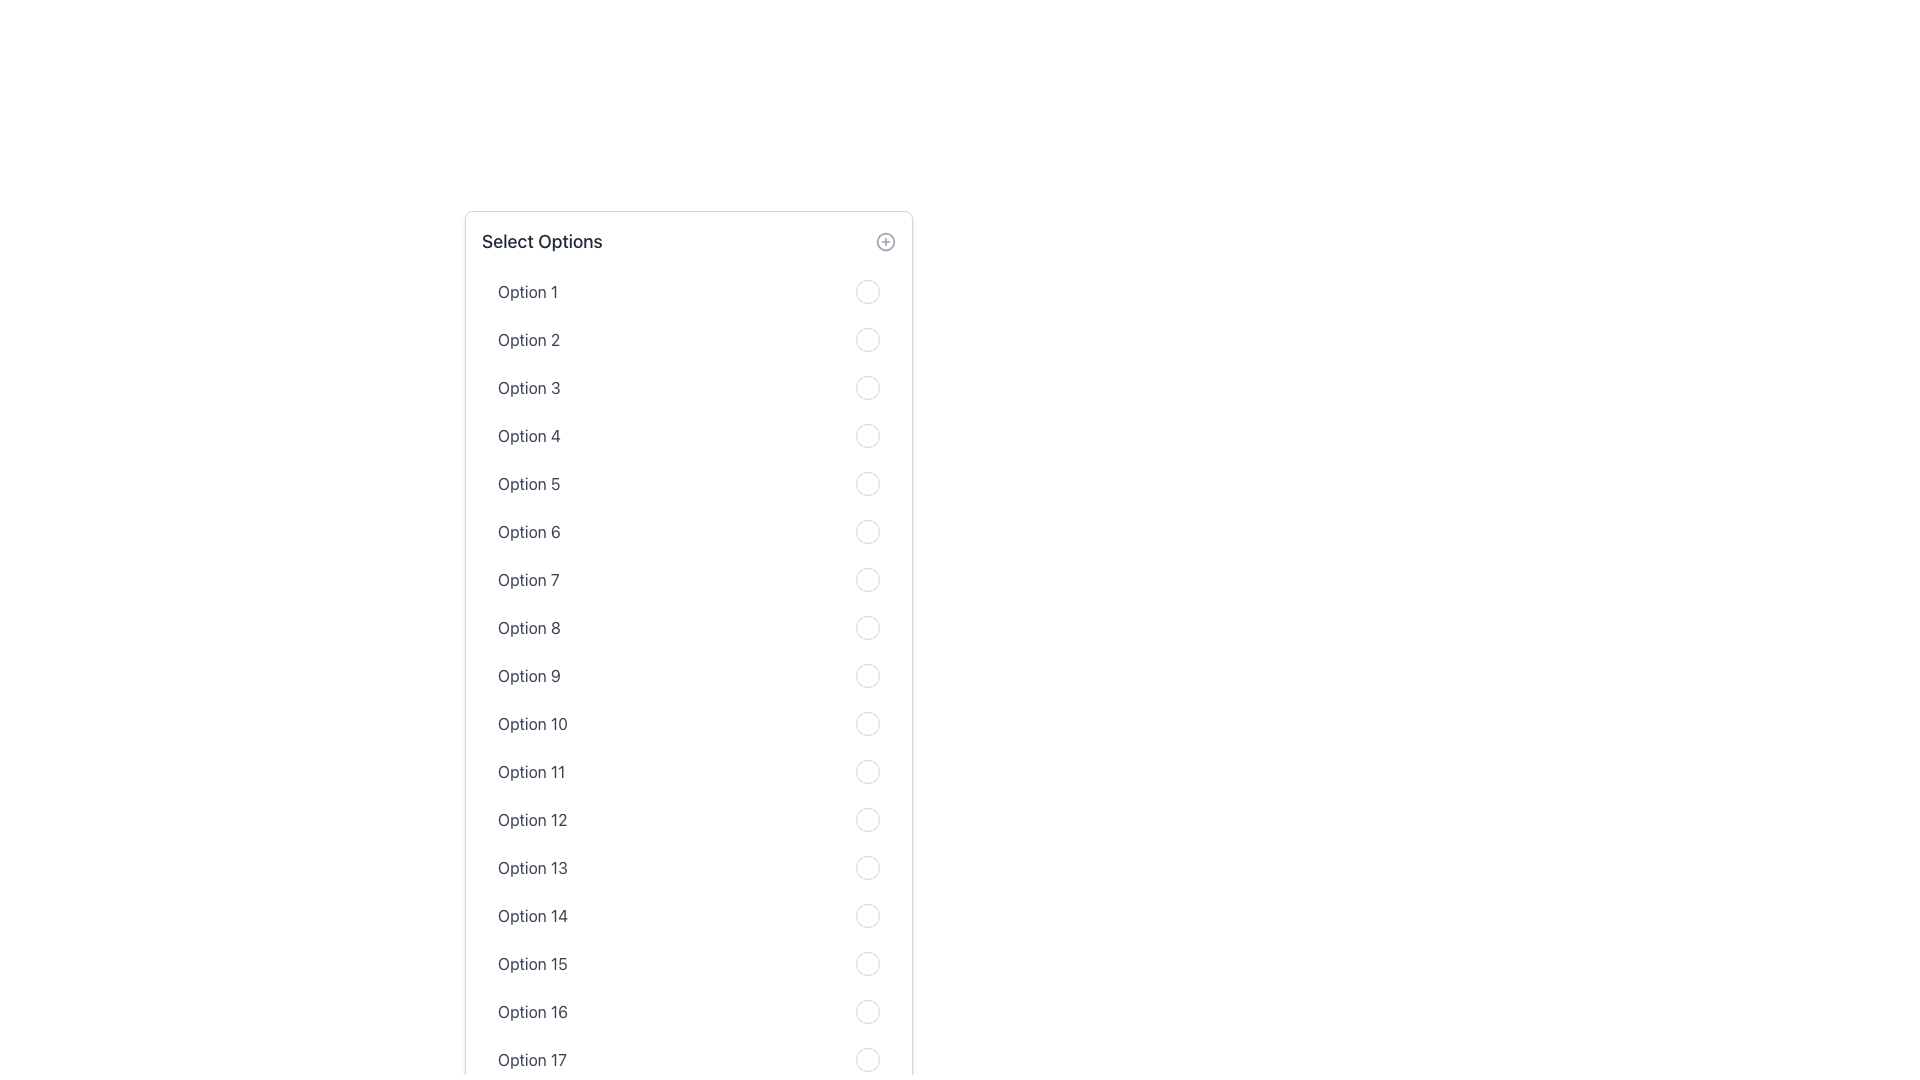 This screenshot has width=1920, height=1080. What do you see at coordinates (689, 724) in the screenshot?
I see `the radio button on the right side of the List Item displaying 'Option 10'` at bounding box center [689, 724].